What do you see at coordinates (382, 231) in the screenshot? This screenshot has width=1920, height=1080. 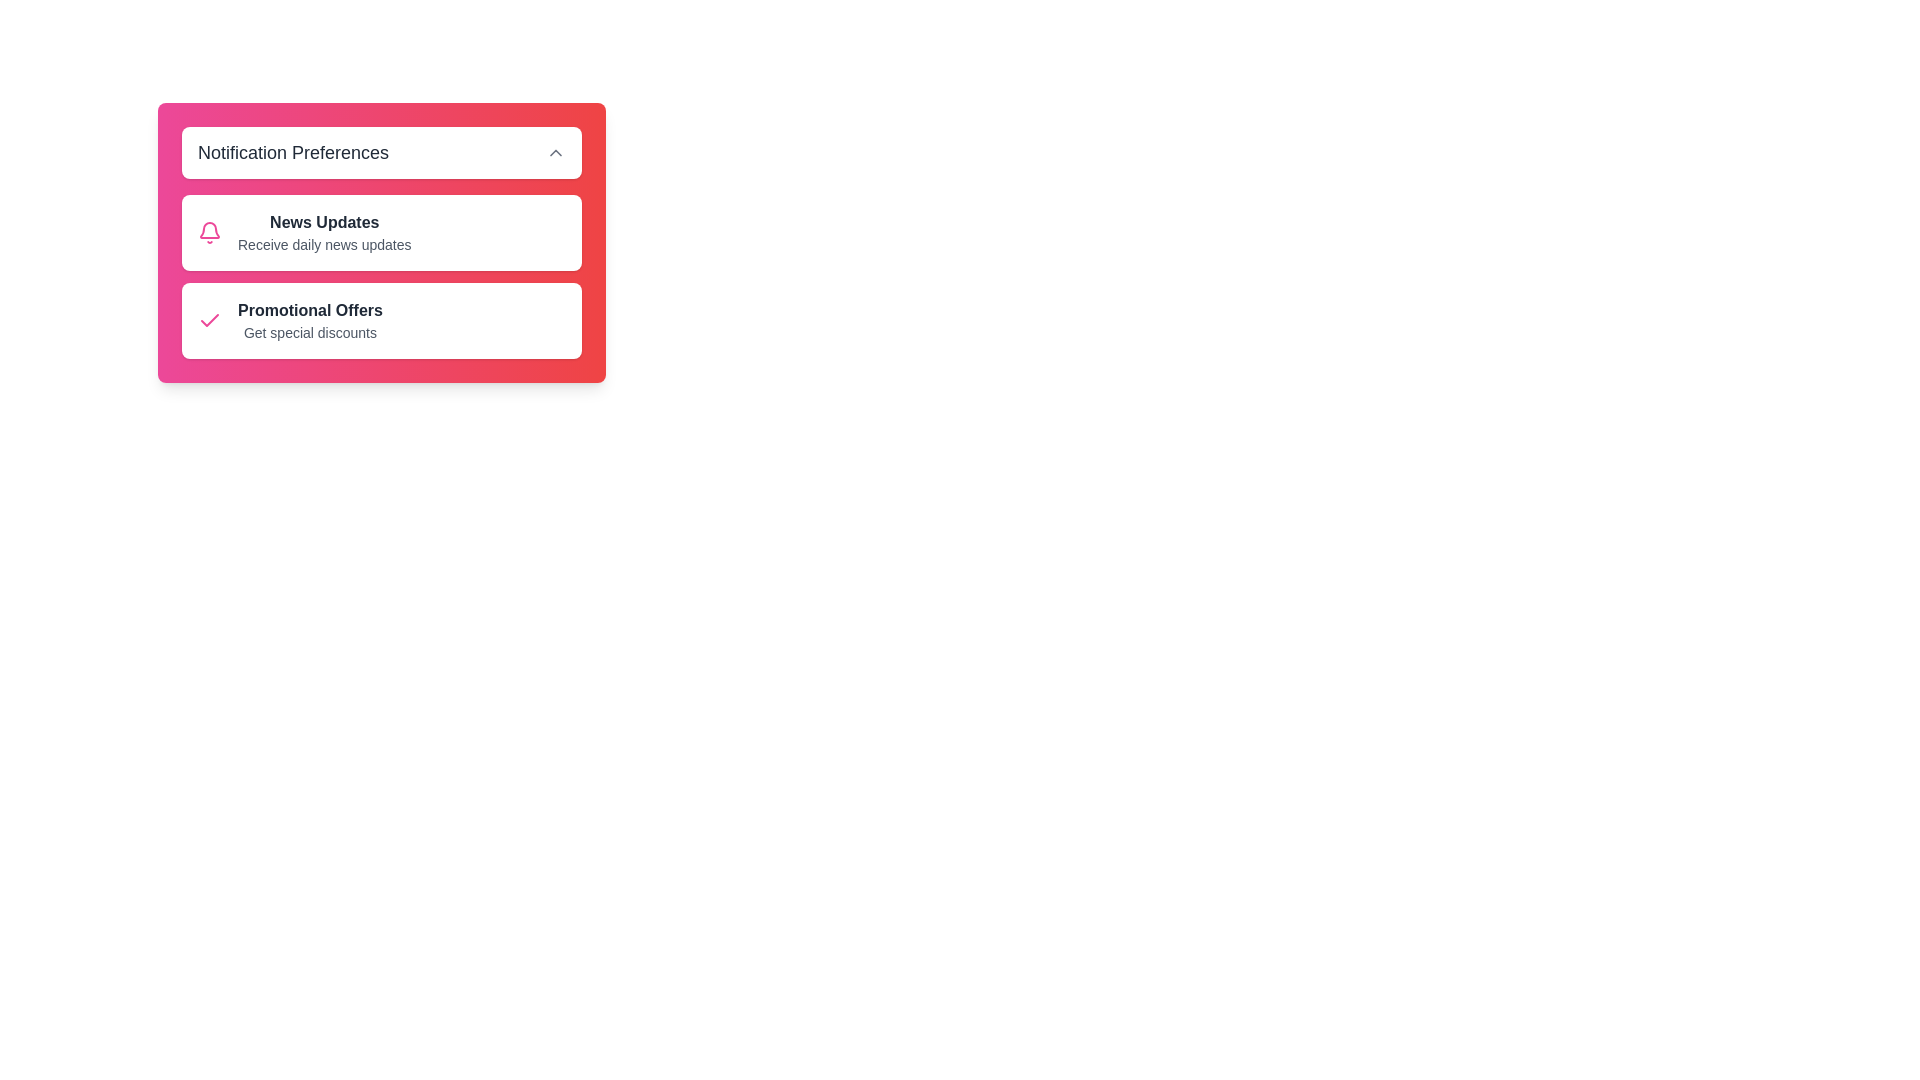 I see `the notification option News Updates` at bounding box center [382, 231].